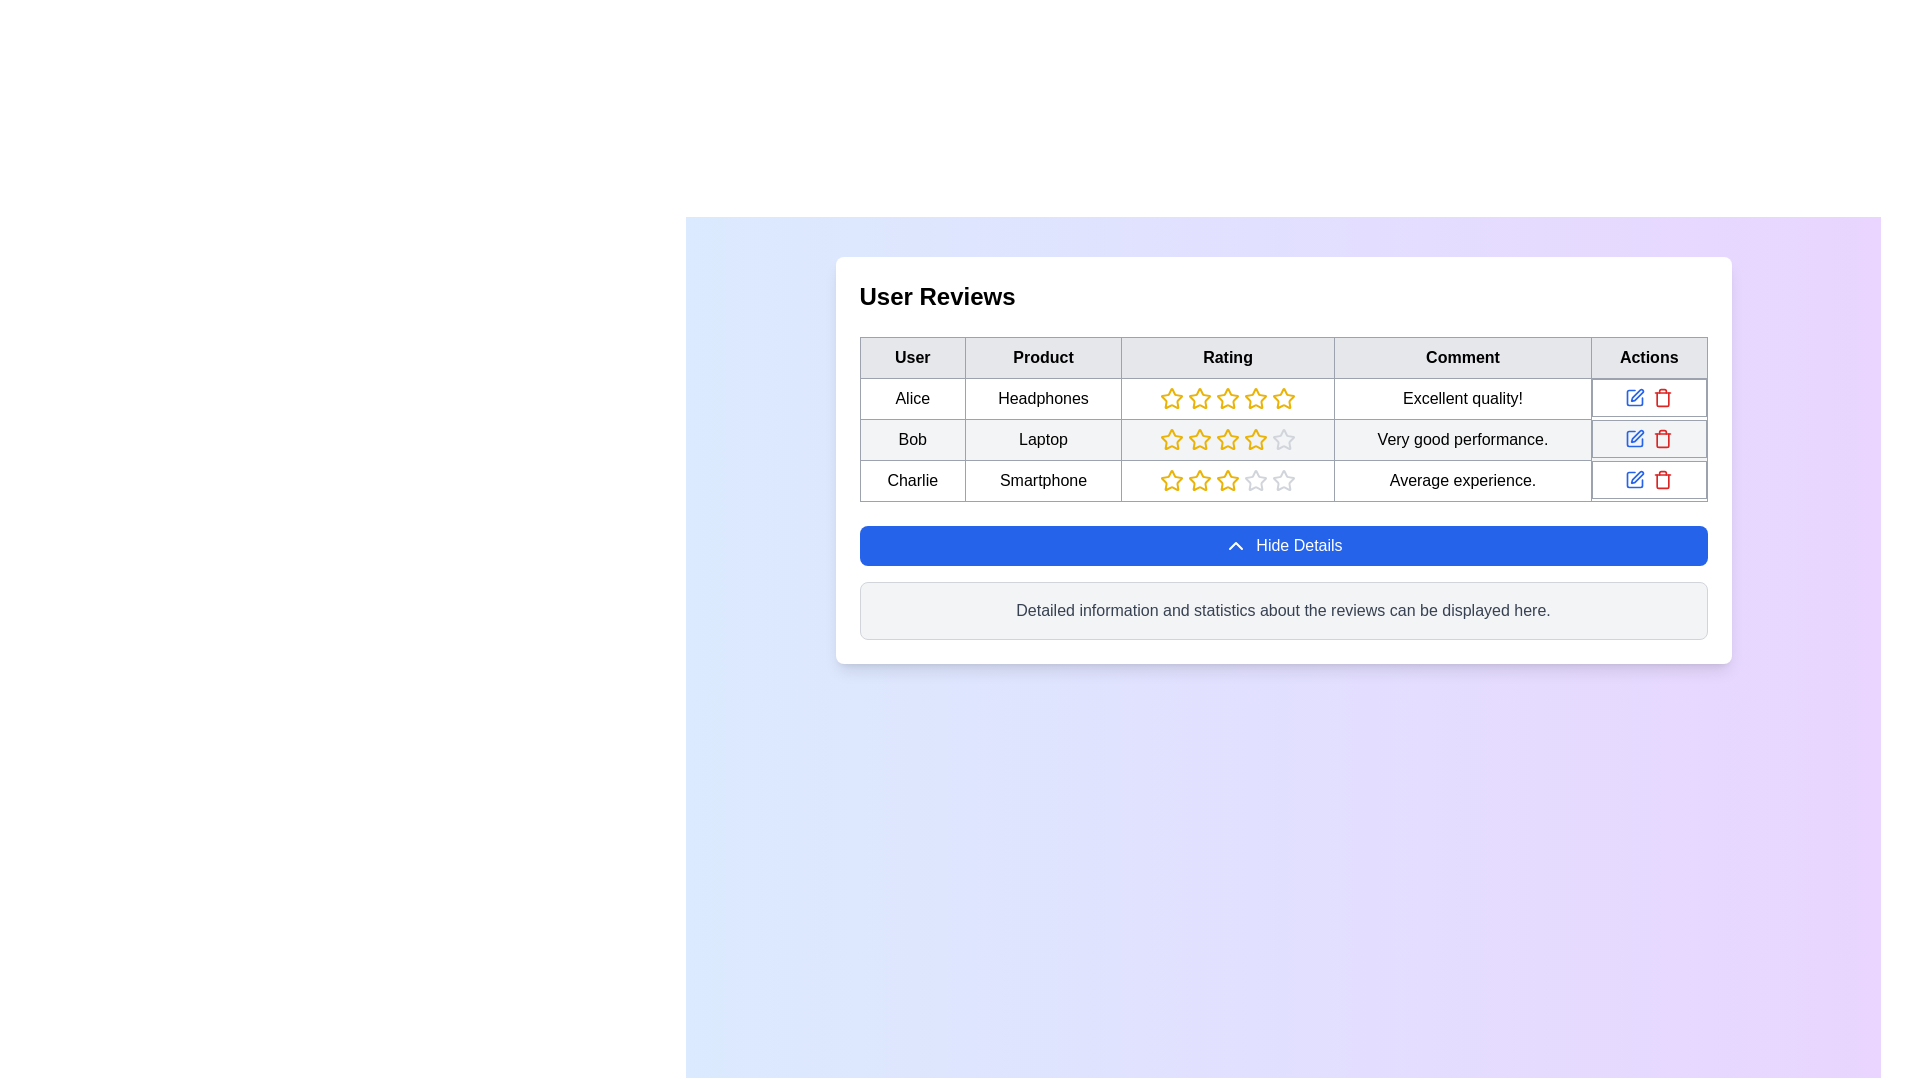 The height and width of the screenshot is (1080, 1920). What do you see at coordinates (1635, 479) in the screenshot?
I see `the clickable icon/button in the 'Actions' column of the 'User Reviews' table for the review by 'Charlie'` at bounding box center [1635, 479].